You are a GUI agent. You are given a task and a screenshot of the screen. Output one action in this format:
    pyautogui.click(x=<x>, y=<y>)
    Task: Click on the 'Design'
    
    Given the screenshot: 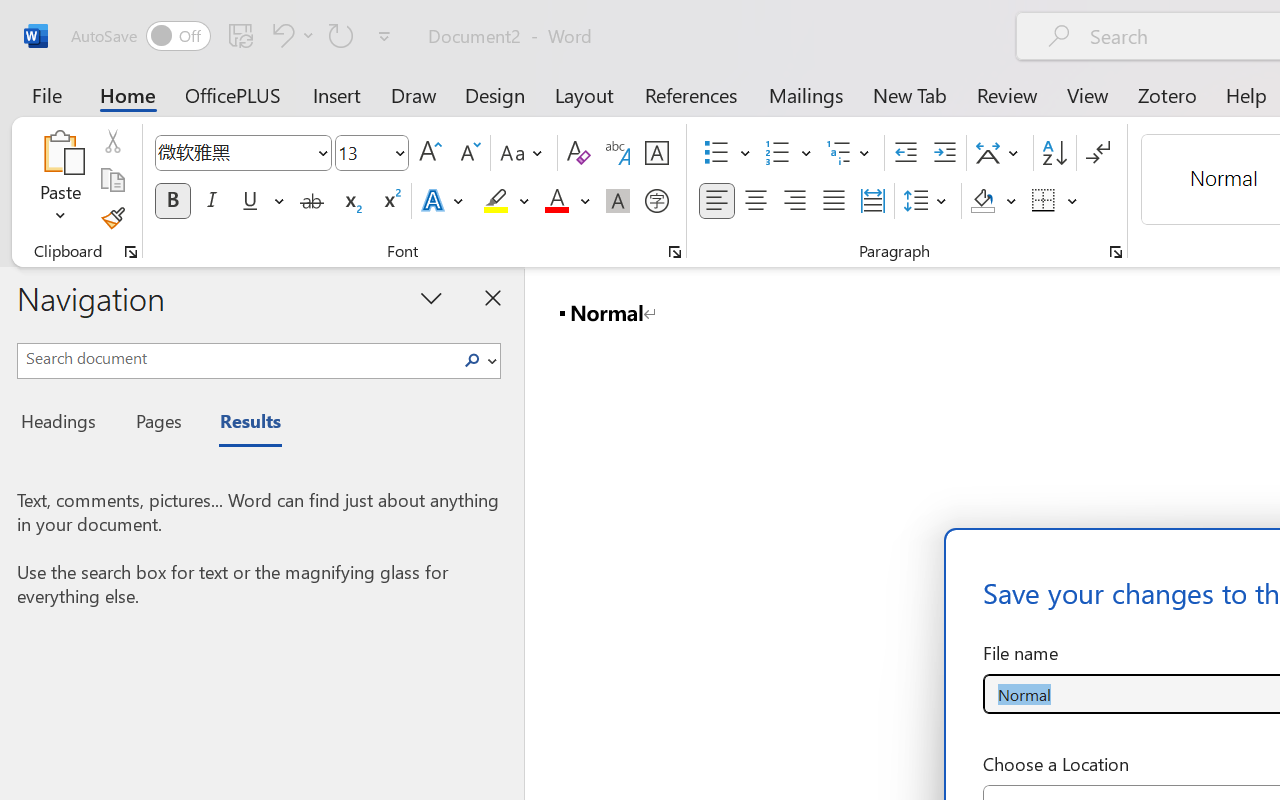 What is the action you would take?
    pyautogui.click(x=495, y=94)
    